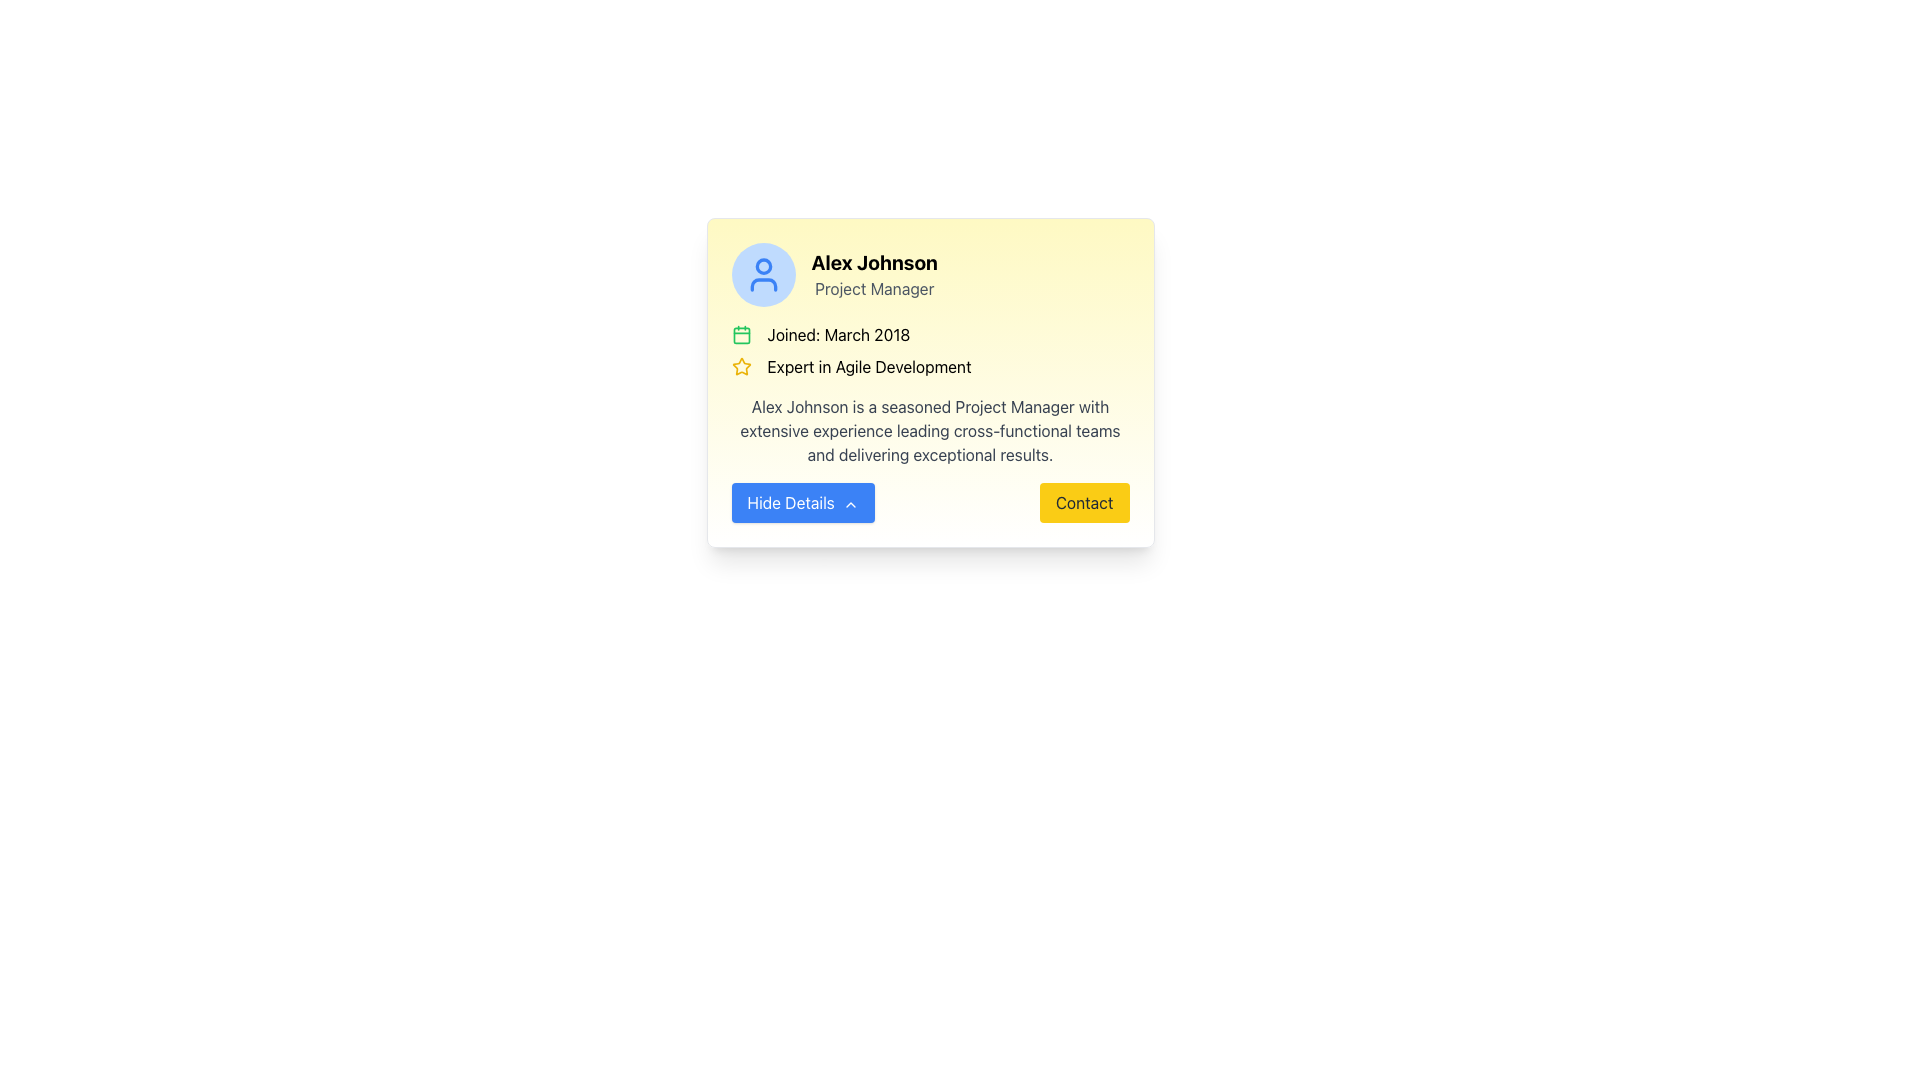 The image size is (1920, 1080). Describe the element at coordinates (850, 503) in the screenshot. I see `the upward-facing chevron icon located to the right of the 'Hide Details' button text to hide the additional information displayed` at that location.